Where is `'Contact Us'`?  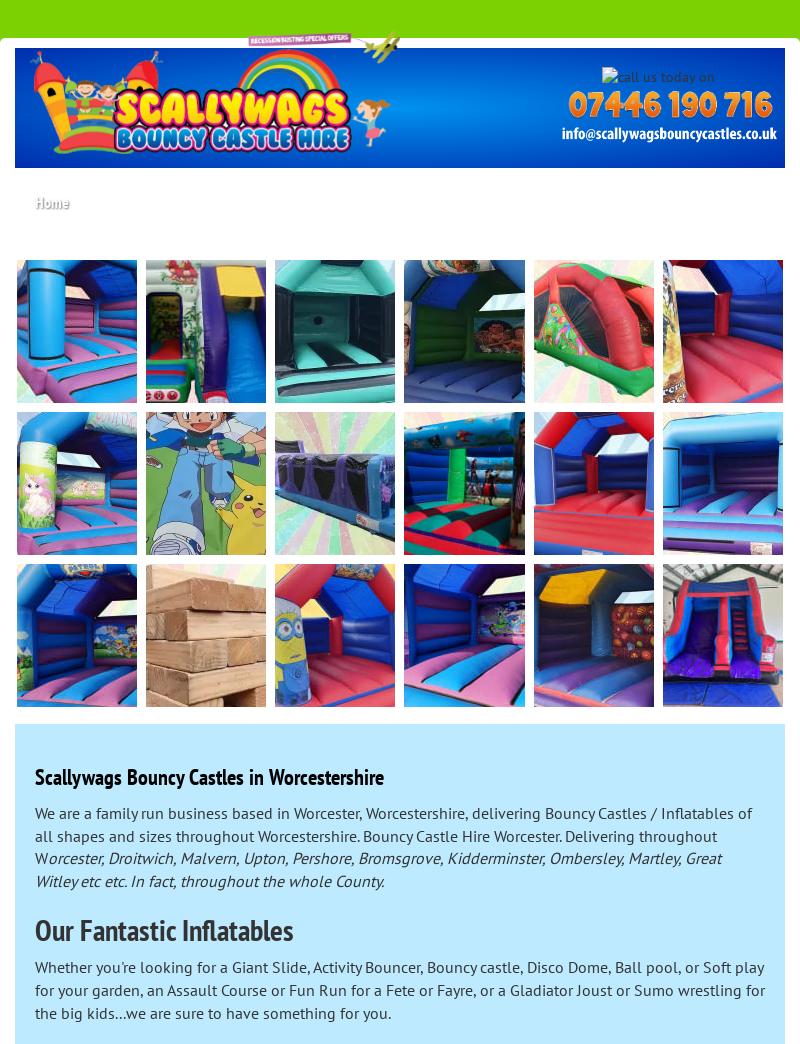 'Contact Us' is located at coordinates (742, 212).